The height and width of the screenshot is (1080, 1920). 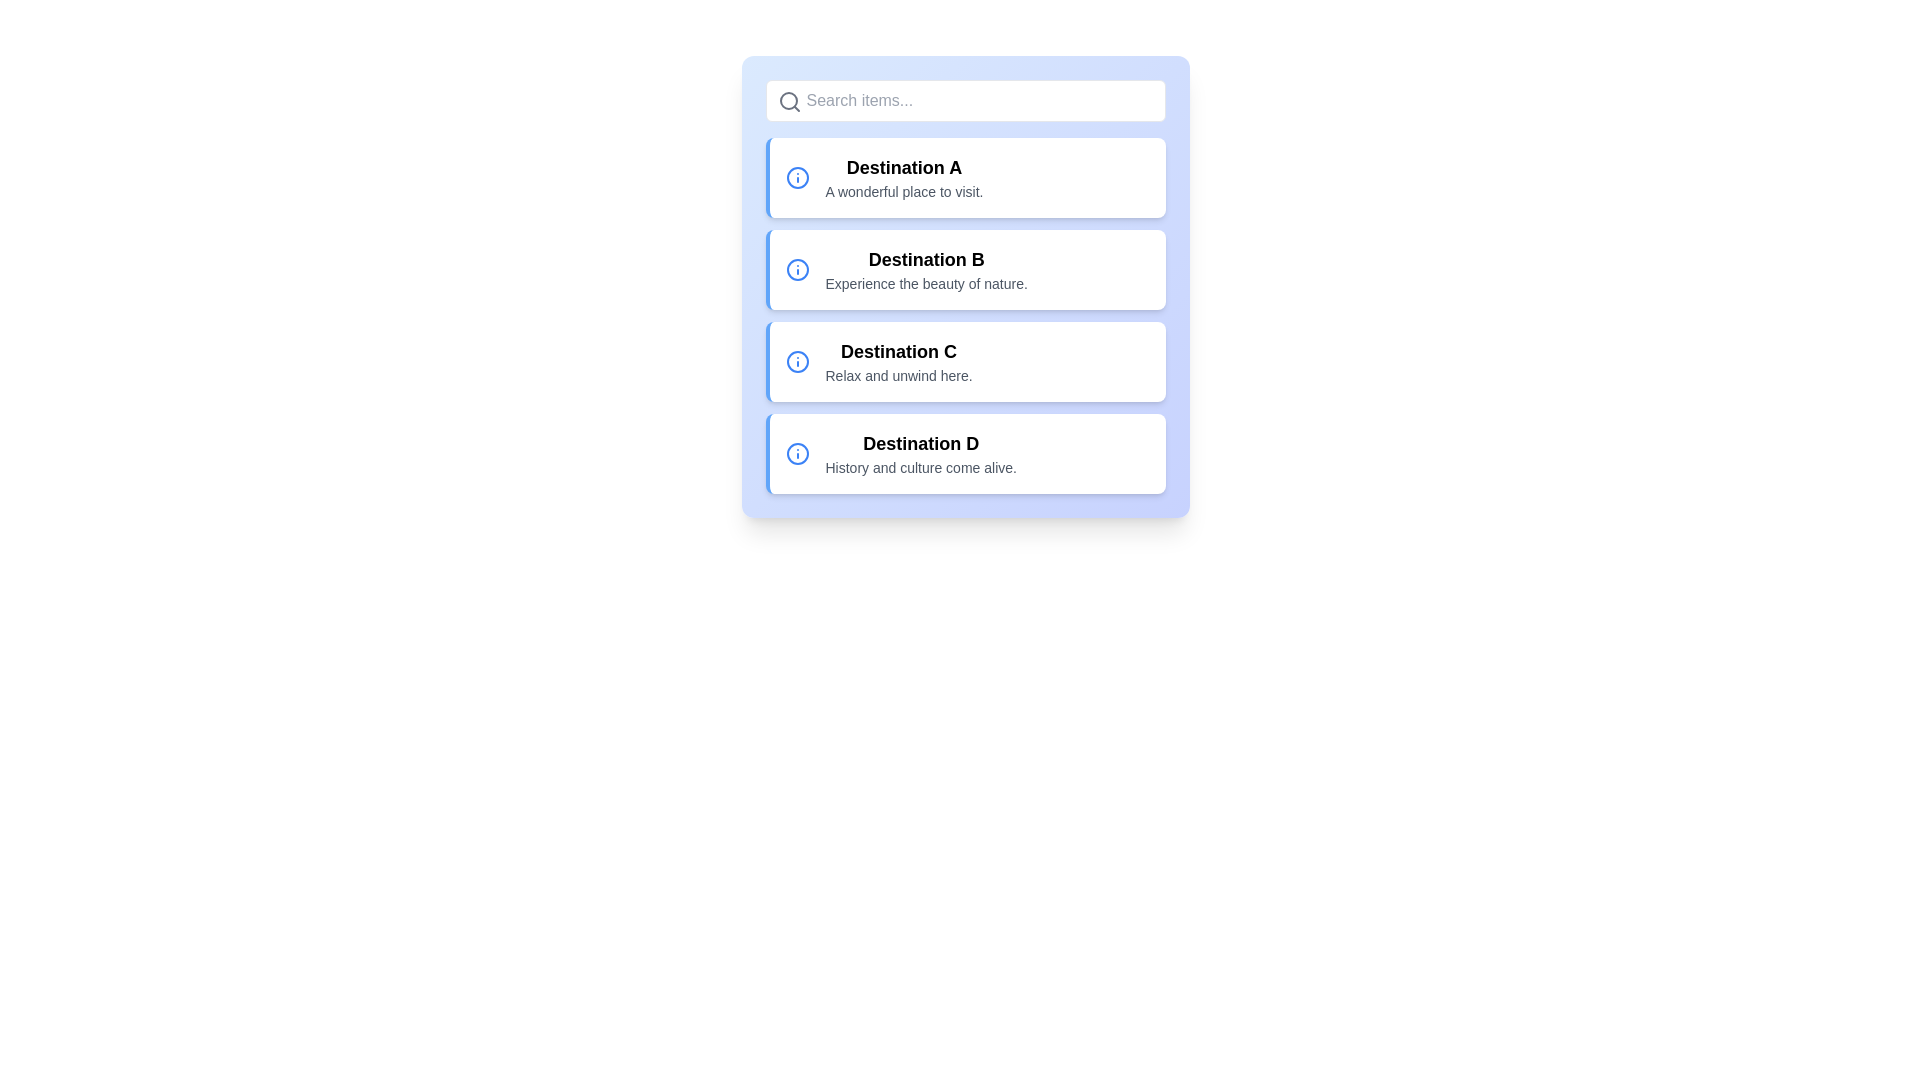 What do you see at coordinates (925, 258) in the screenshot?
I see `the primary heading text label for the second destination in the vertically stacked list, which identifies the destination clearly above the description 'Experience the beauty of nature.'` at bounding box center [925, 258].